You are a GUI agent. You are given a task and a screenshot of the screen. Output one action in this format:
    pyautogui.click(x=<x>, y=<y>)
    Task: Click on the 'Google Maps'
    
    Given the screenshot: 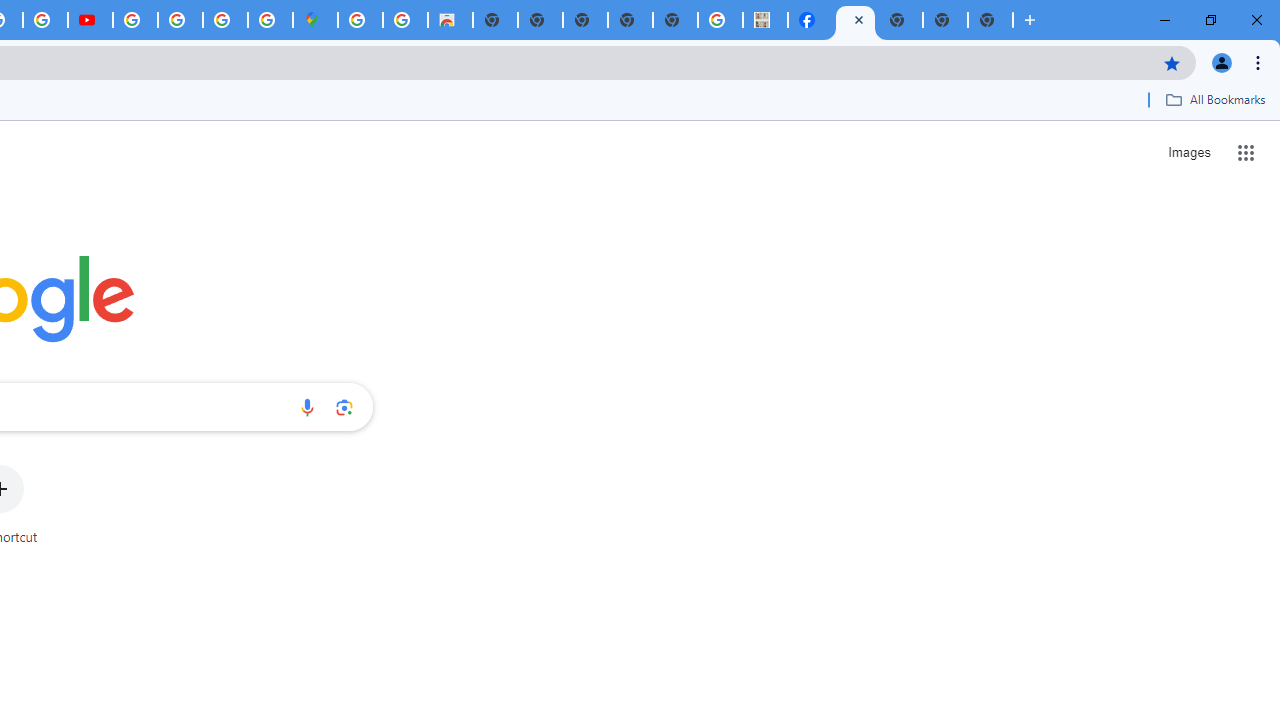 What is the action you would take?
    pyautogui.click(x=314, y=20)
    